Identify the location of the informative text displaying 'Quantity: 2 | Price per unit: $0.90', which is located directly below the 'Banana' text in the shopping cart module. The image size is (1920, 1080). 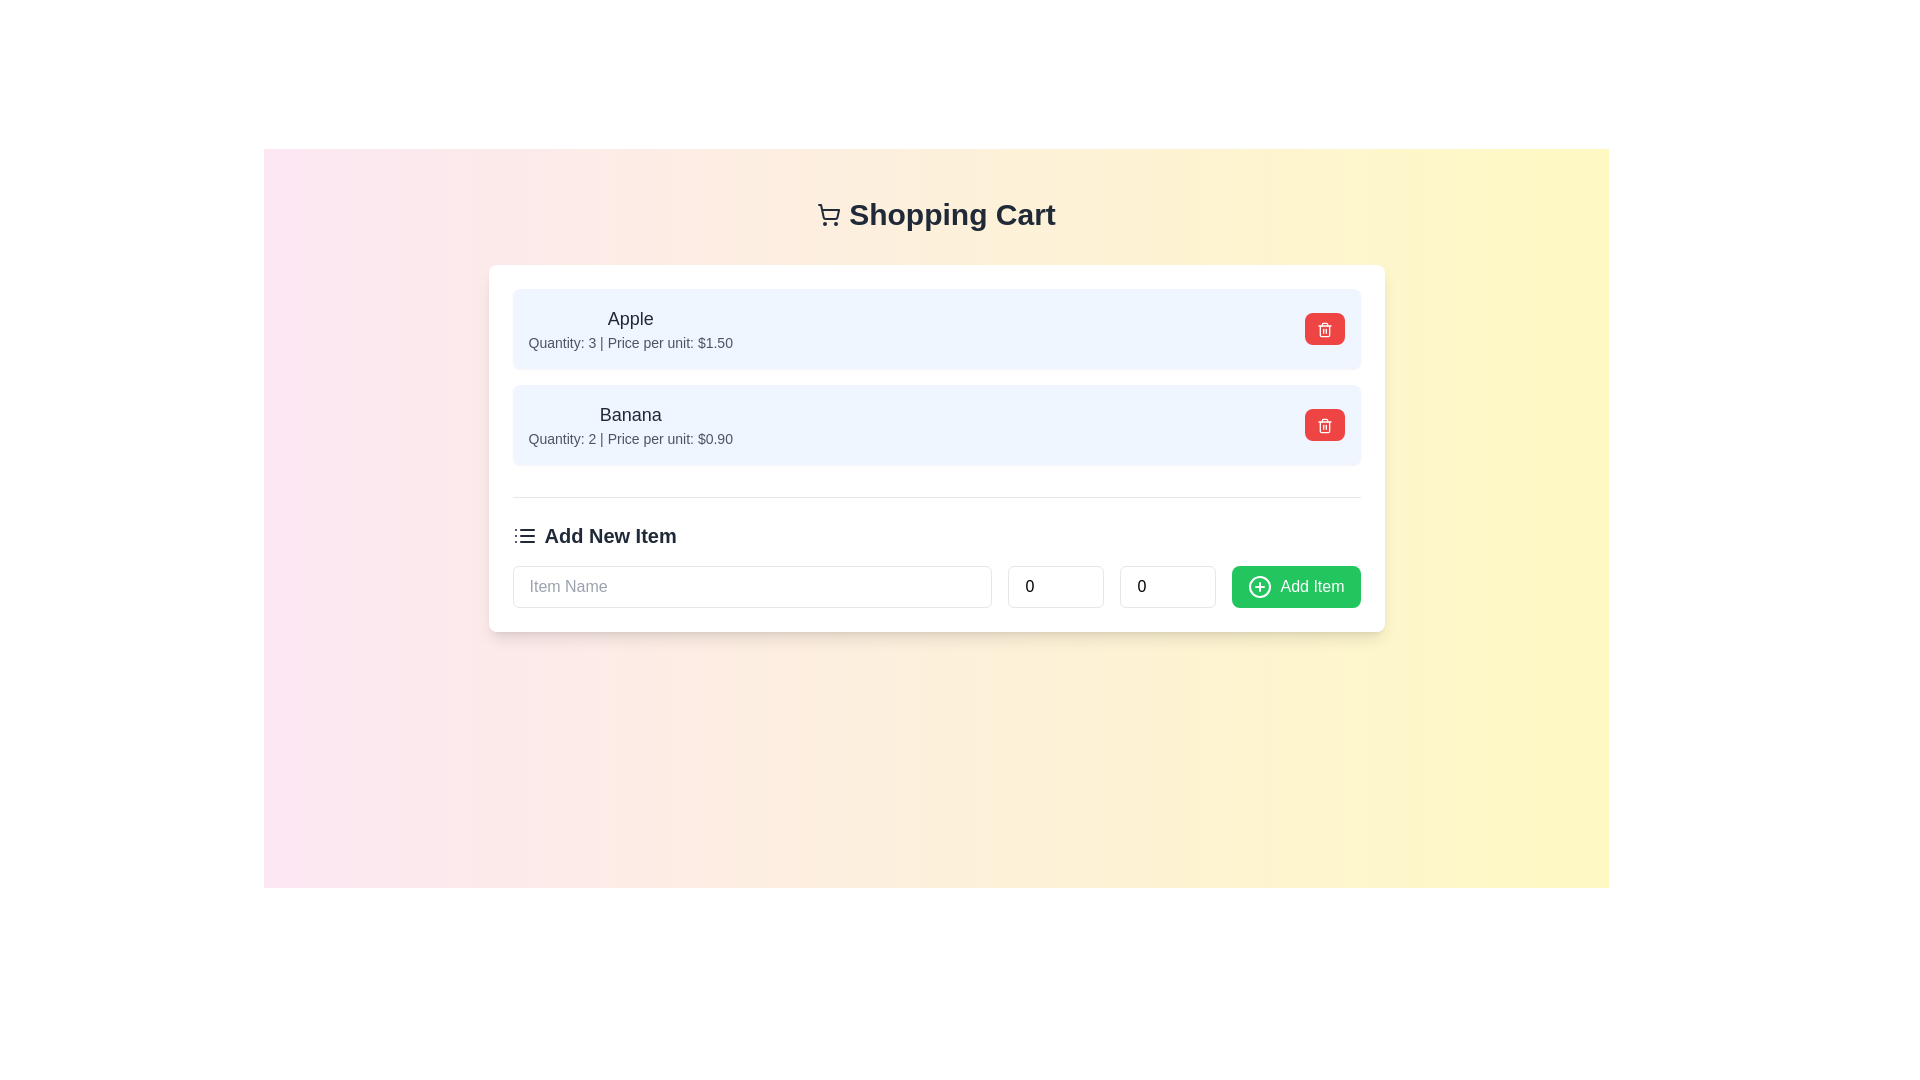
(629, 438).